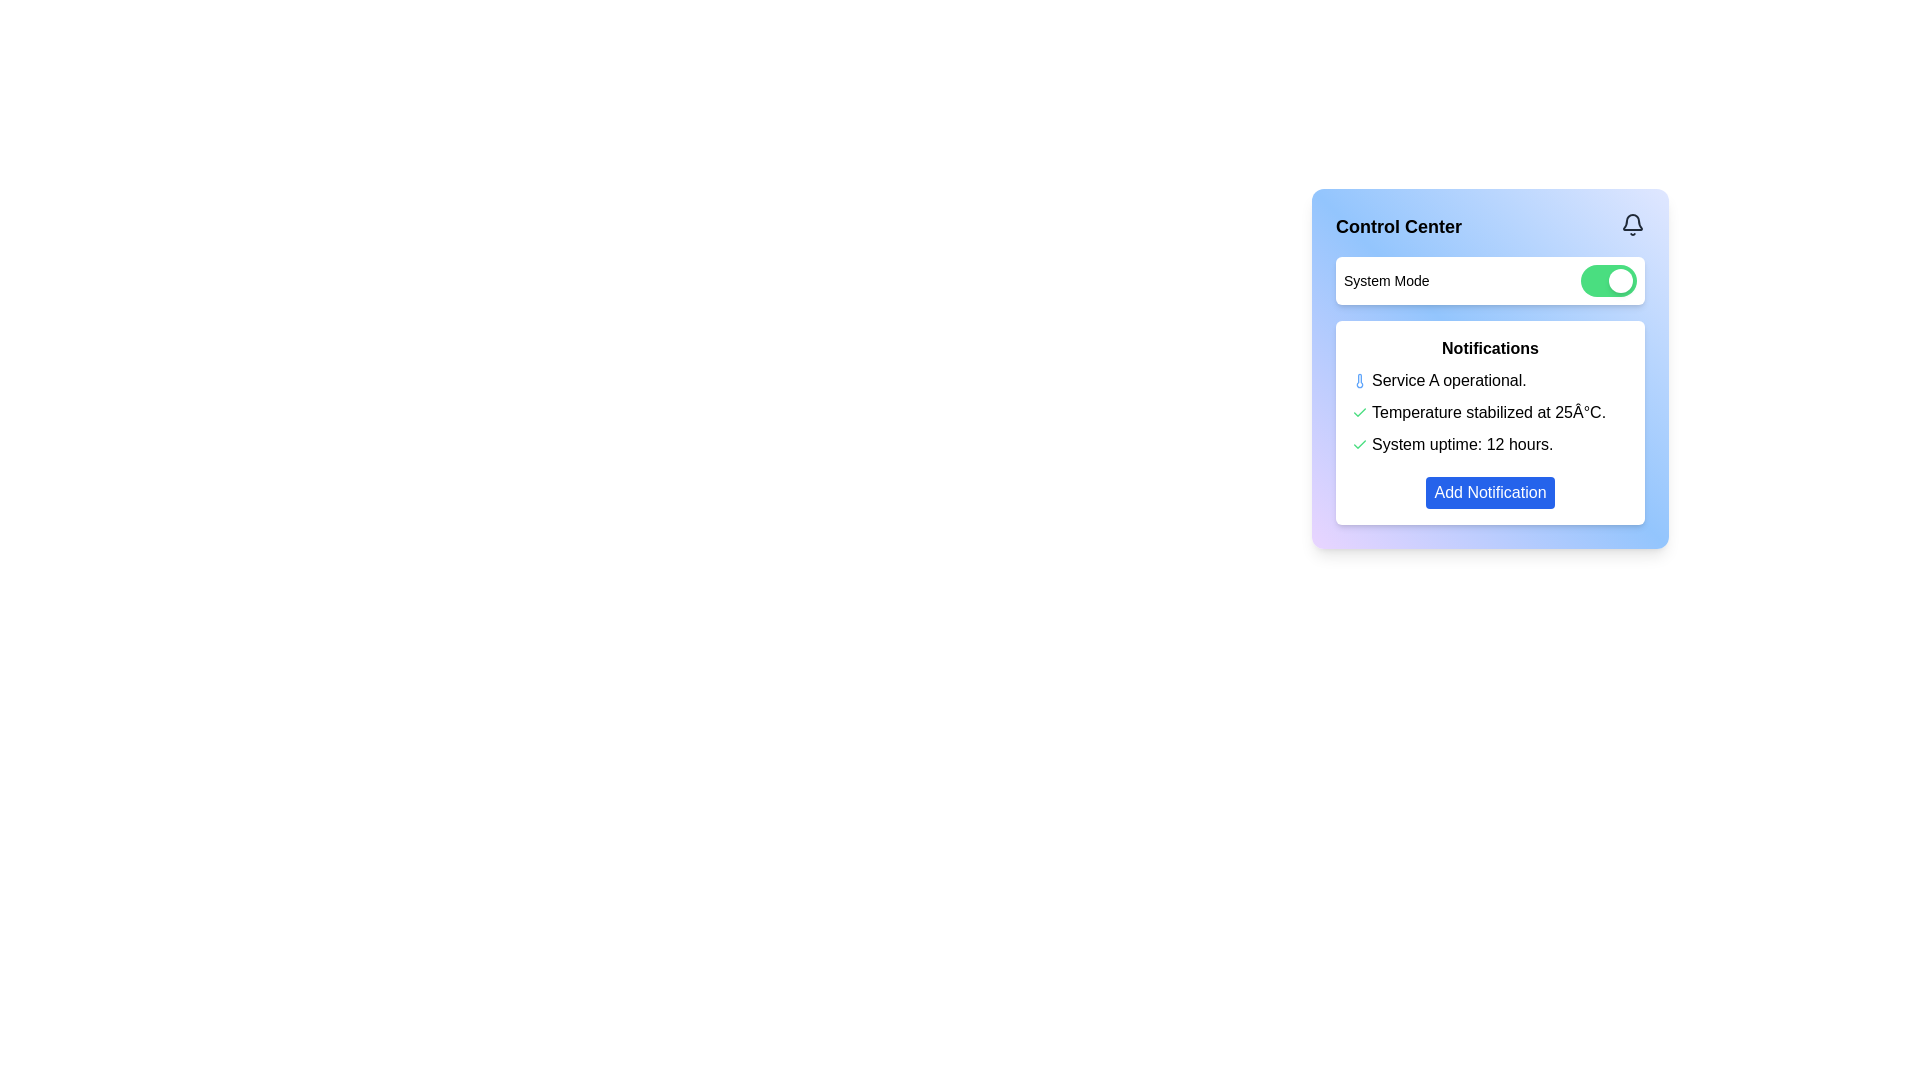 This screenshot has height=1080, width=1920. What do you see at coordinates (1359, 381) in the screenshot?
I see `the Decorative status icon located within the graphical notification section, positioned before the notification text 'Service A operational.'` at bounding box center [1359, 381].